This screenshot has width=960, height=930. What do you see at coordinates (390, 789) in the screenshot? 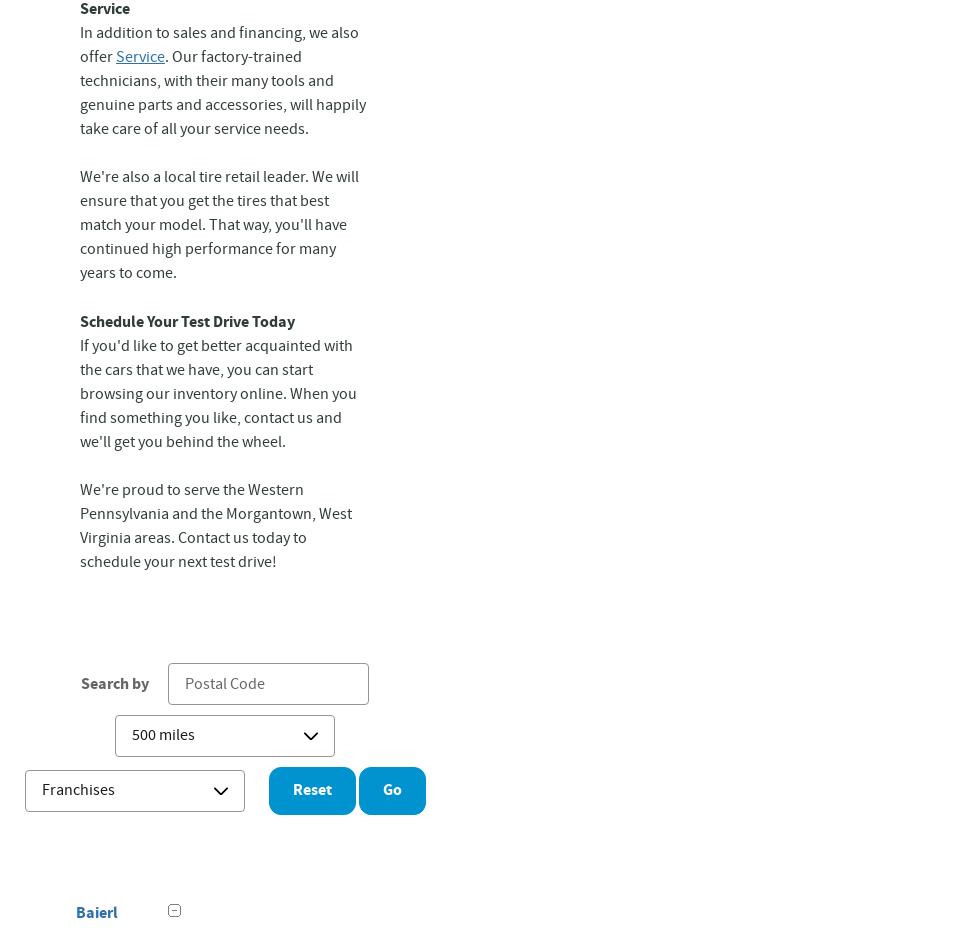
I see `'Go'` at bounding box center [390, 789].